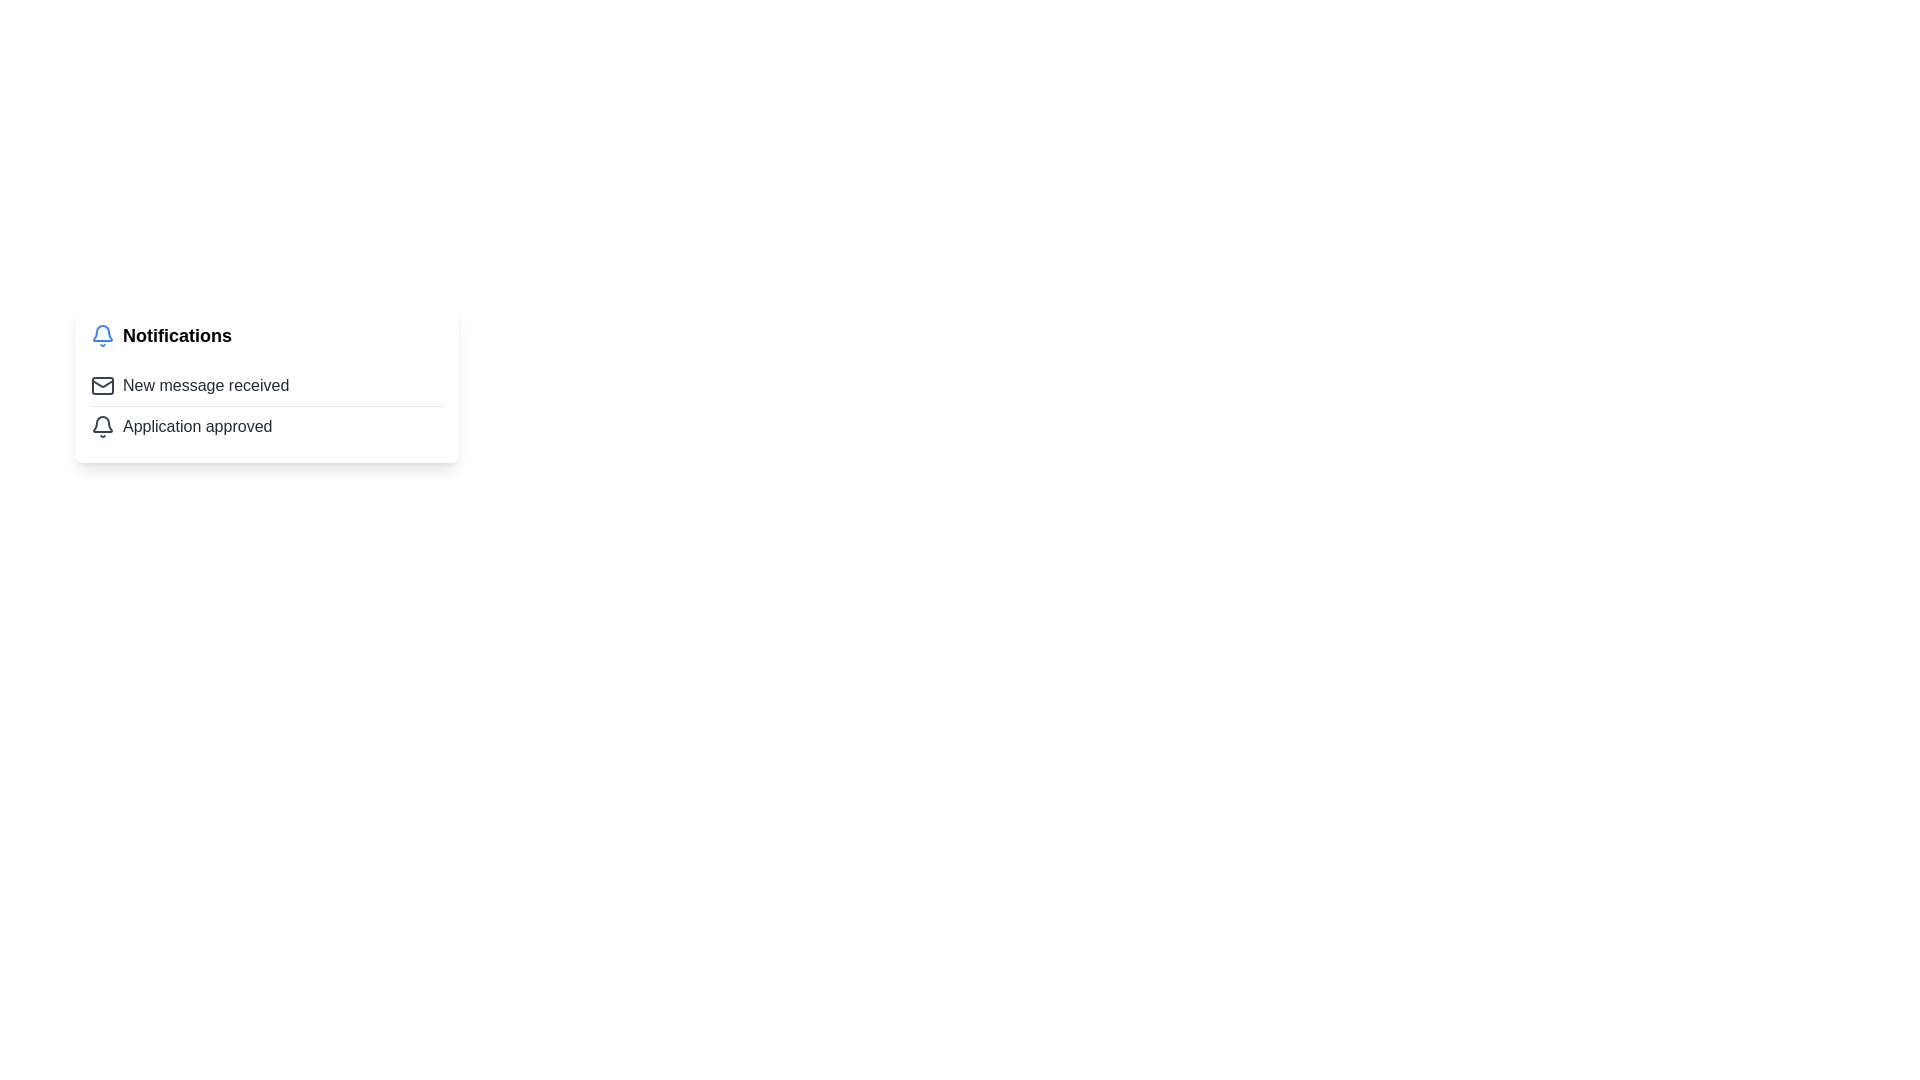 Image resolution: width=1920 pixels, height=1080 pixels. I want to click on the Static Text Label that indicates the application has been approved, located in the notification section beneath 'New message received.', so click(197, 426).